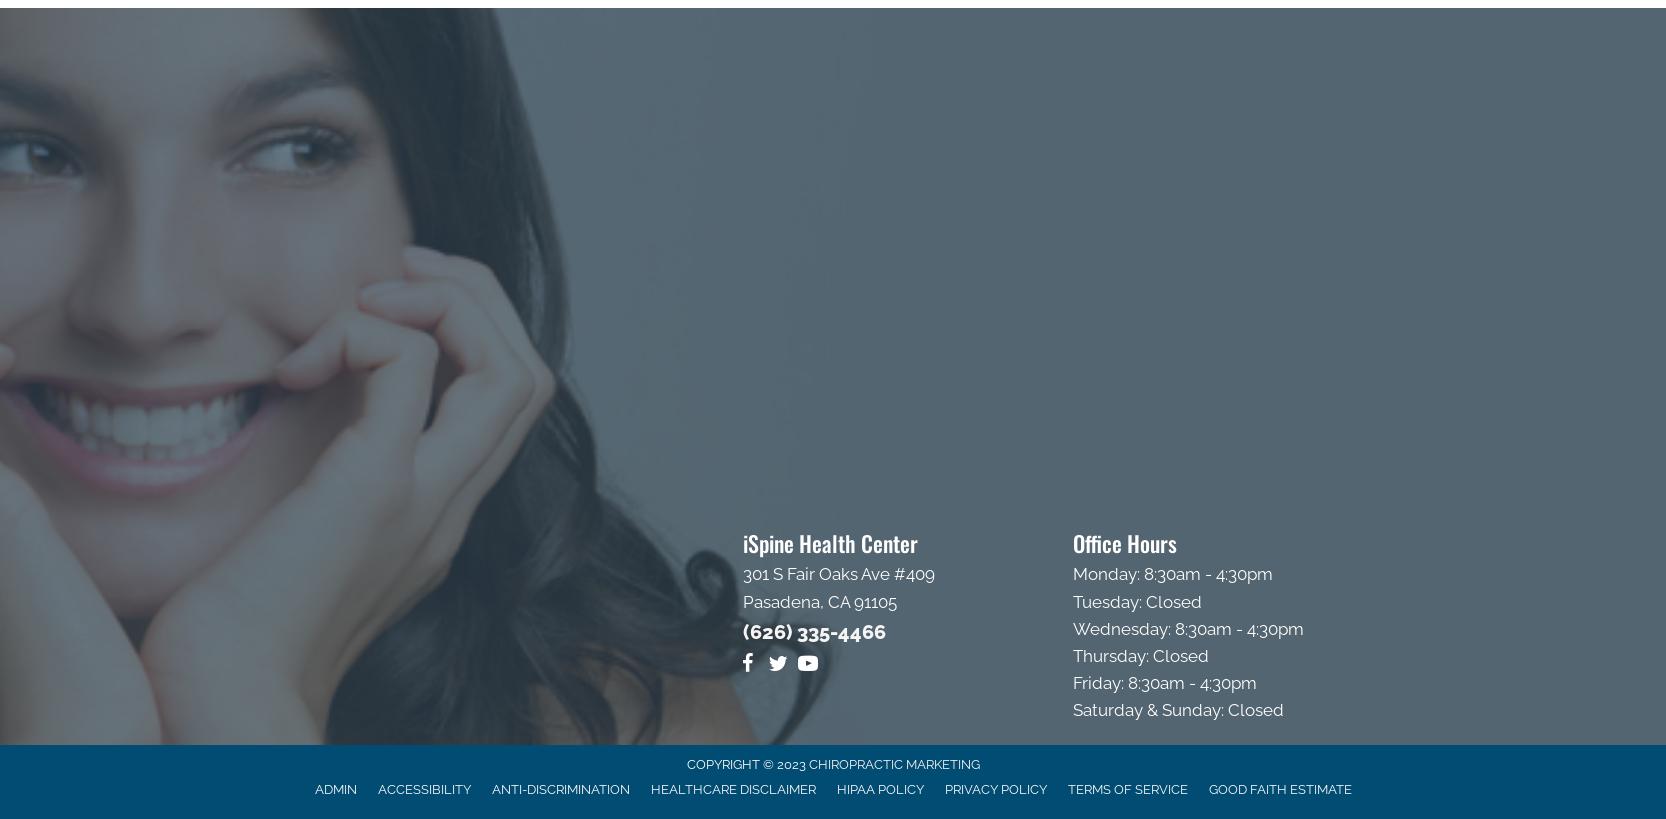 This screenshot has width=1666, height=819. What do you see at coordinates (879, 789) in the screenshot?
I see `'HIPAA Policy'` at bounding box center [879, 789].